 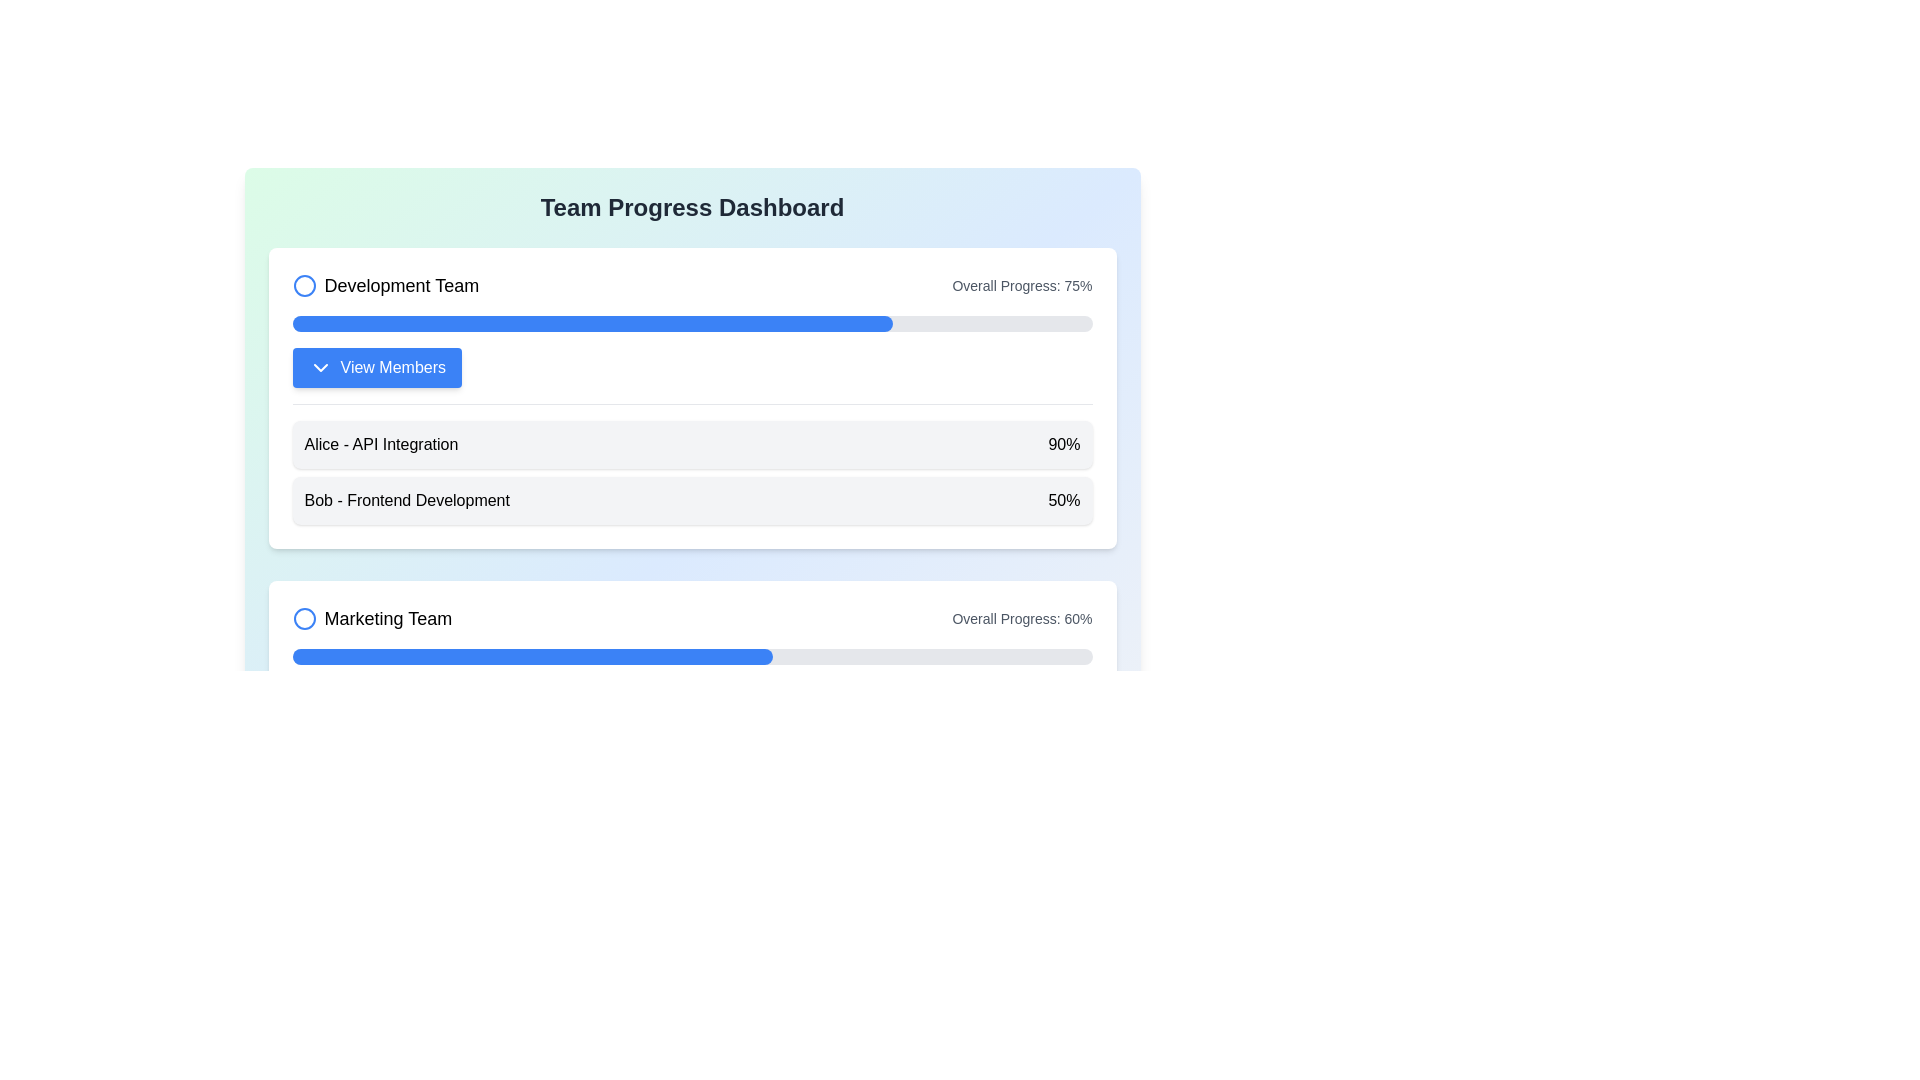 What do you see at coordinates (692, 464) in the screenshot?
I see `the individual rows of the List of information entries displaying team members' names, roles, and completion percentages` at bounding box center [692, 464].